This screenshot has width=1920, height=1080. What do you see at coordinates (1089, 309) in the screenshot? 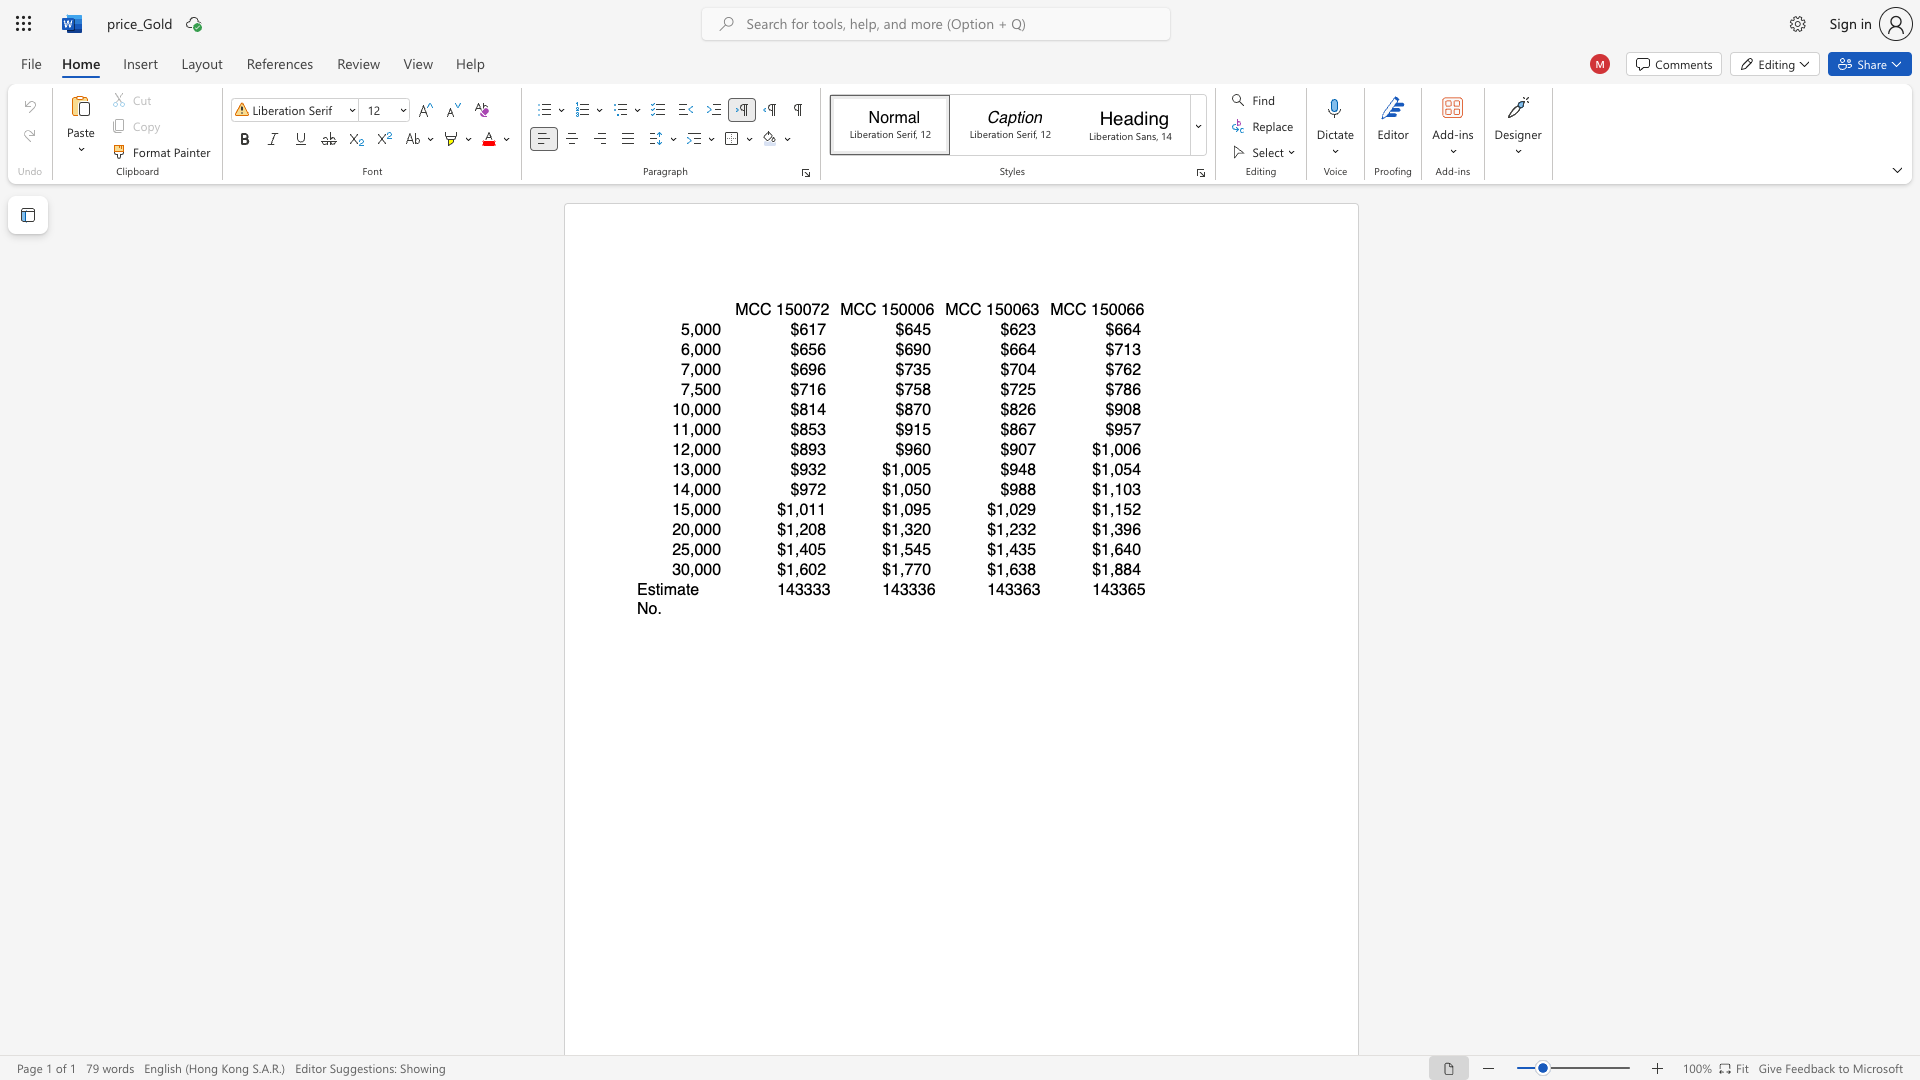
I see `the subset text "150066" within the text "MCC 150066"` at bounding box center [1089, 309].